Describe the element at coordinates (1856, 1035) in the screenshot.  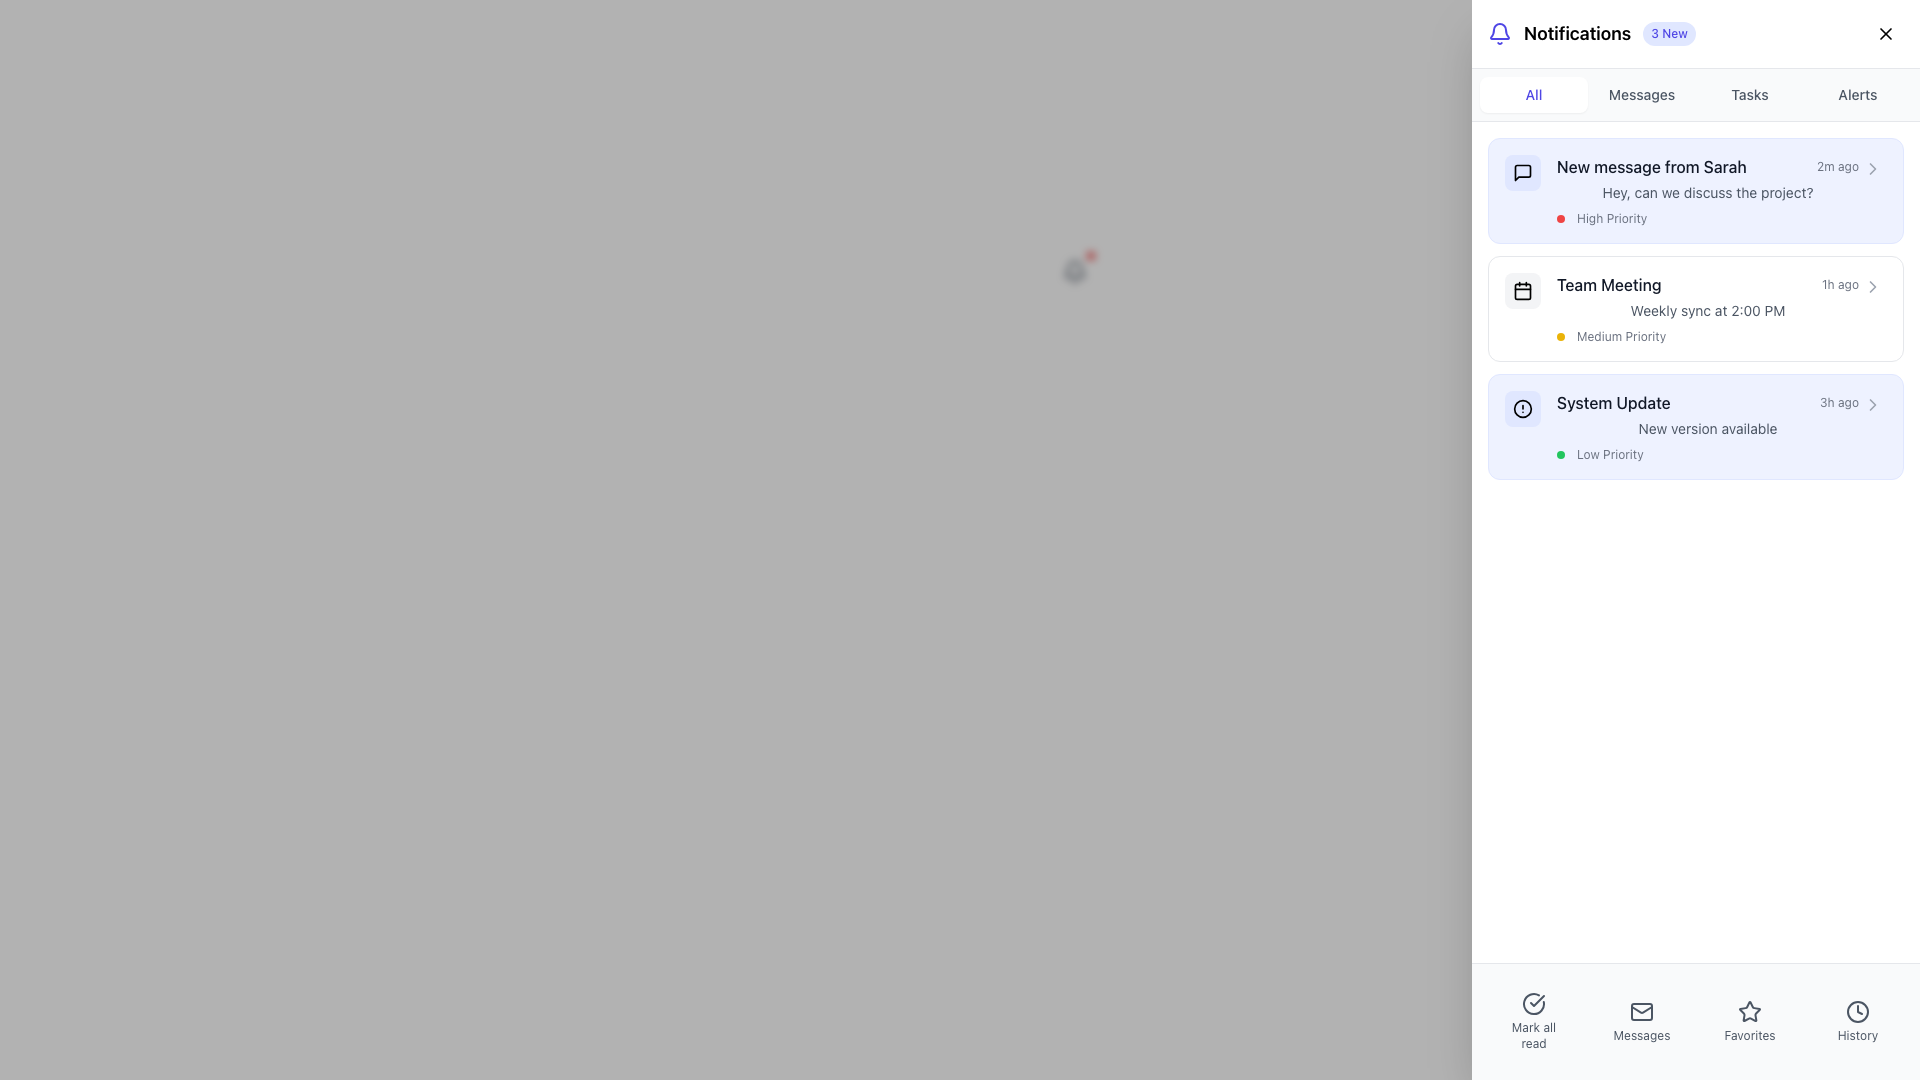
I see `text label that describes the functionality of the 'History' button located at the bottom-right corner of the interface` at that location.